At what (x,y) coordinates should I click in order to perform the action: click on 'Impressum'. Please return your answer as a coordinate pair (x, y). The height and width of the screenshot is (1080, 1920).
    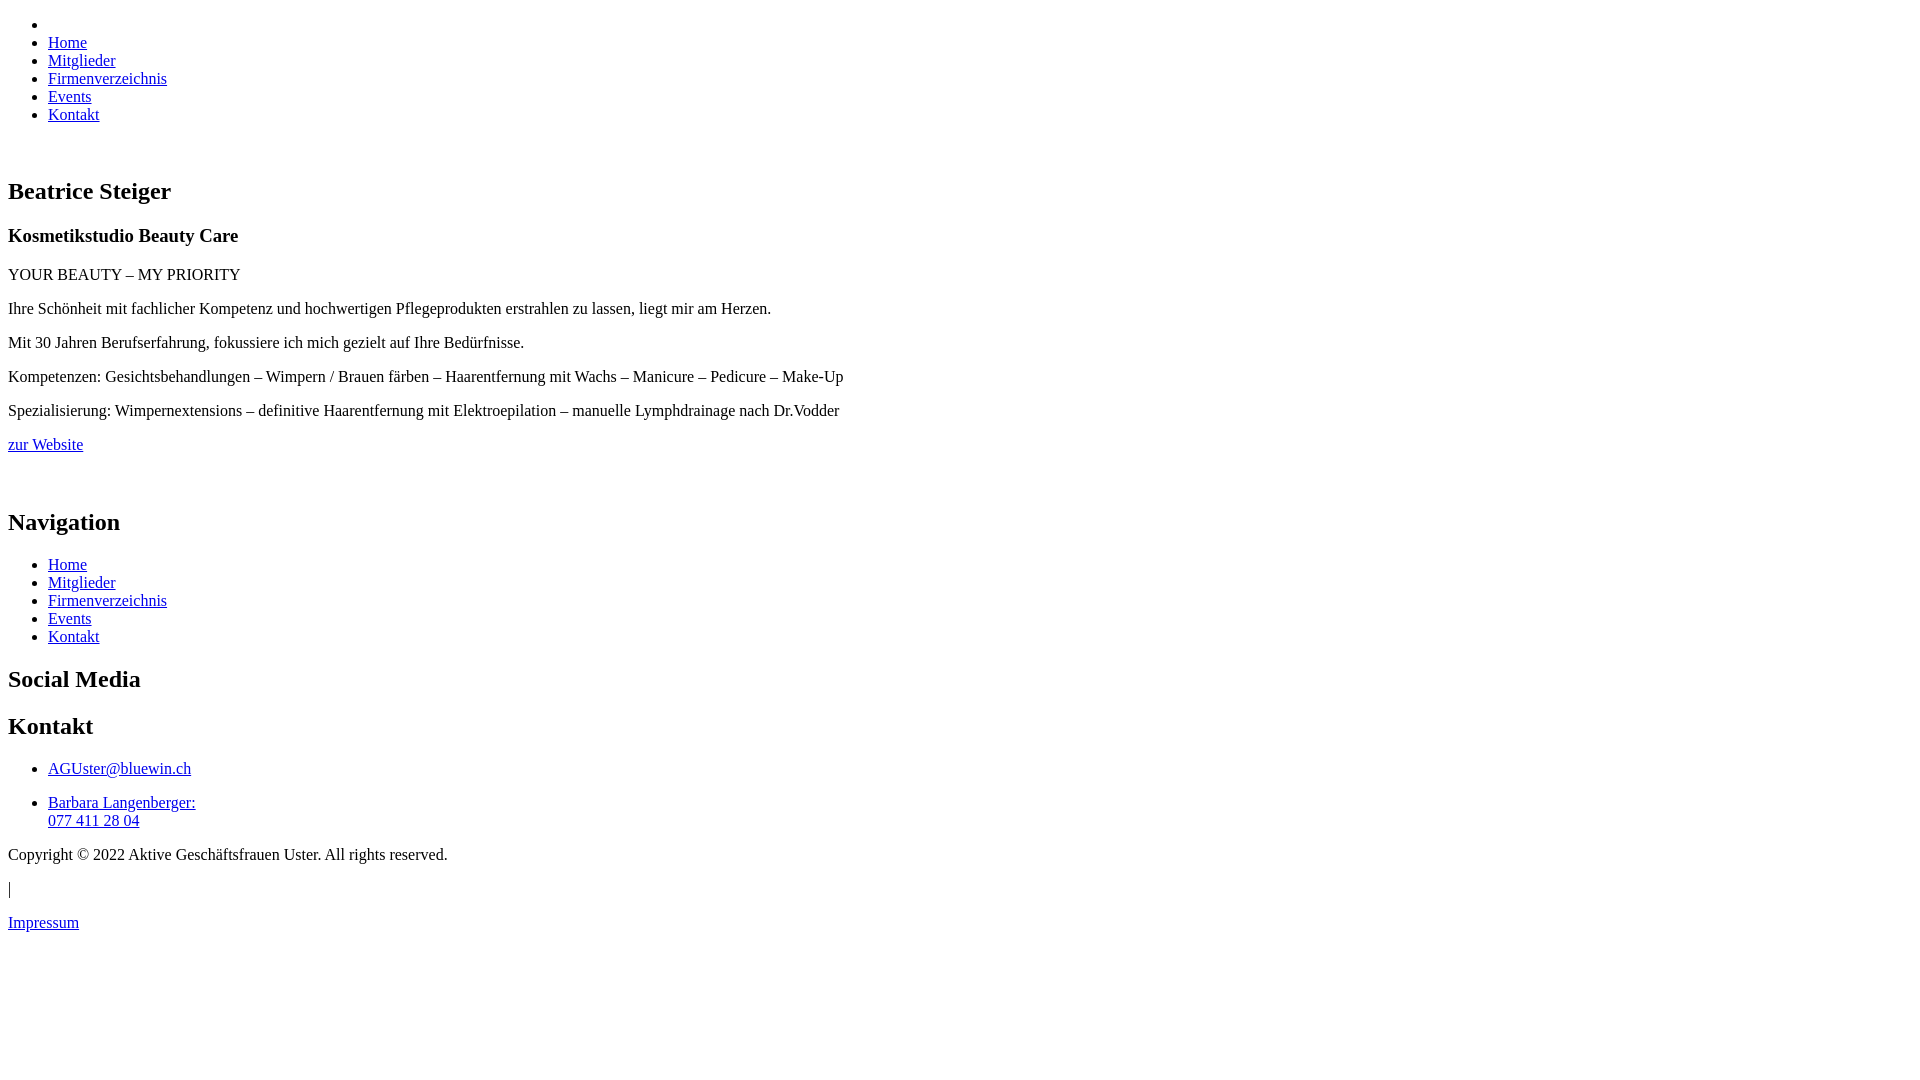
    Looking at the image, I should click on (43, 922).